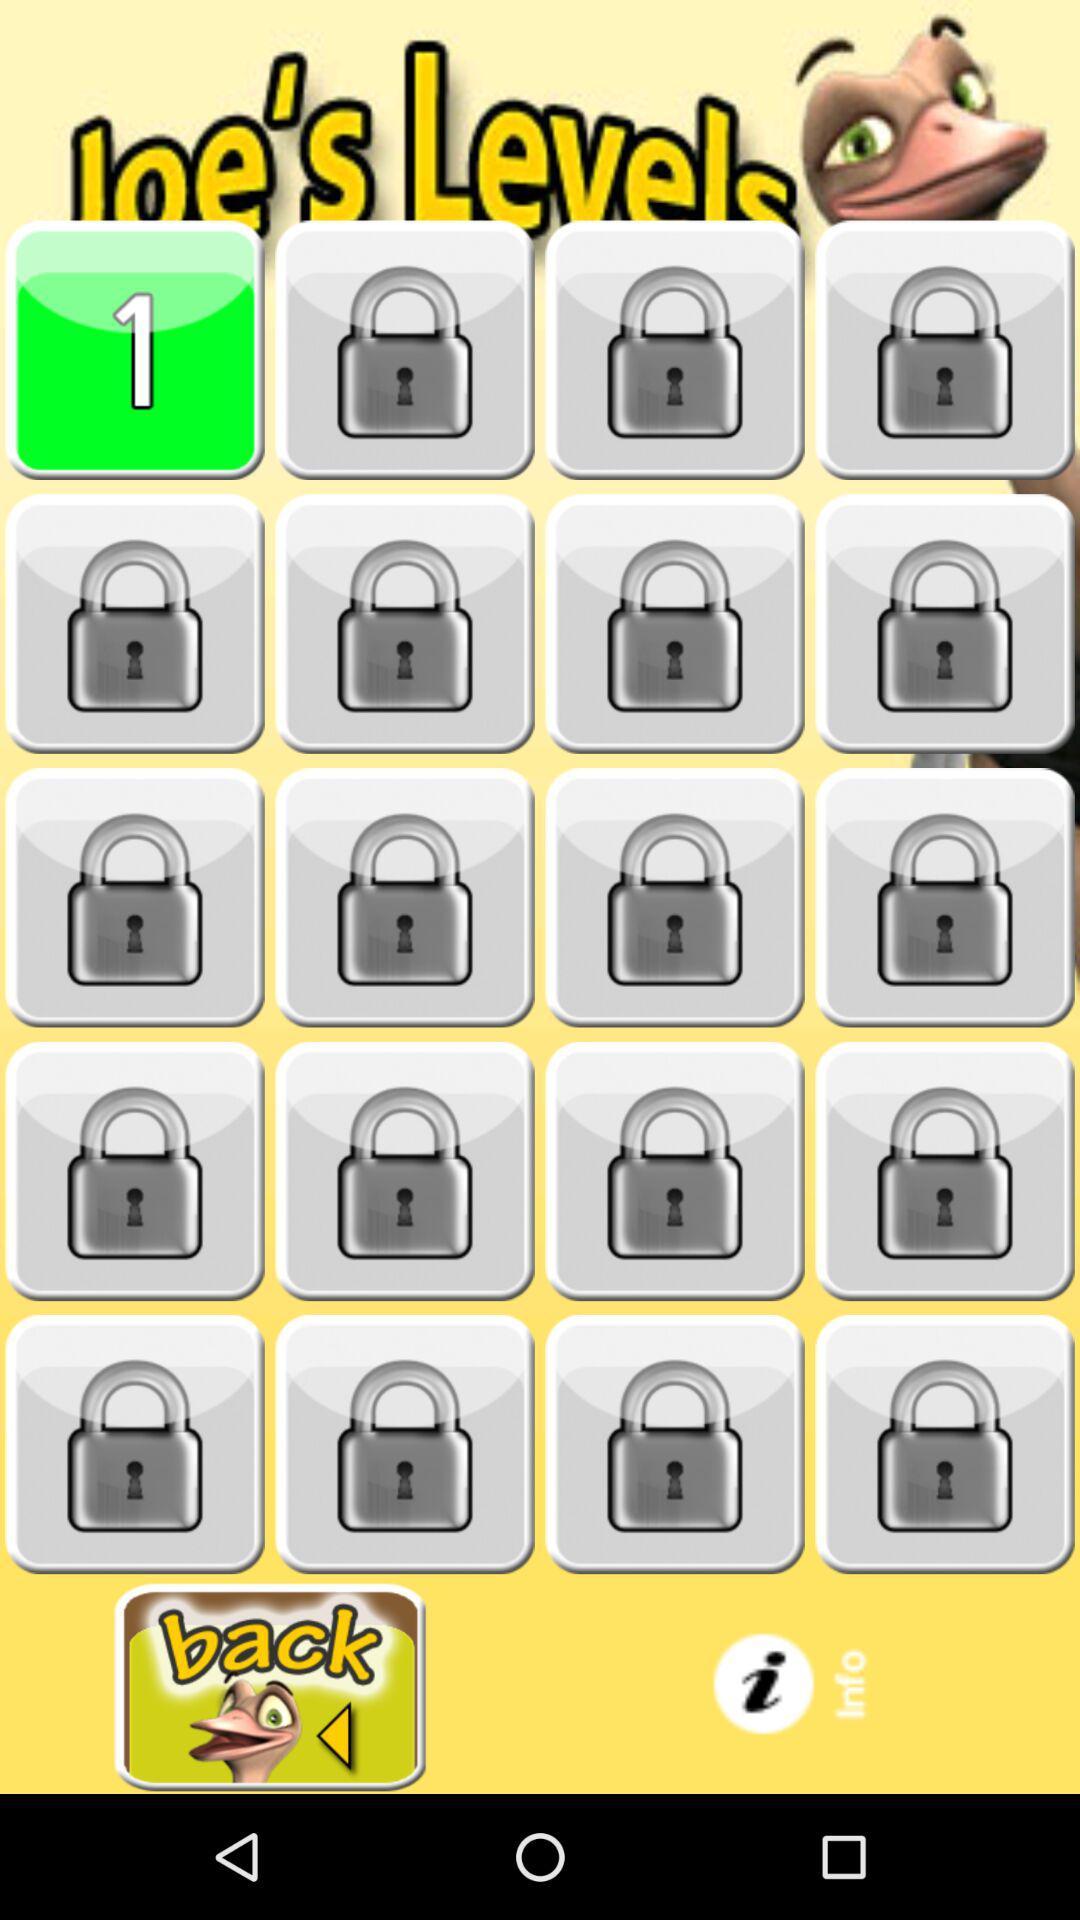 This screenshot has width=1080, height=1920. I want to click on this tile, so click(135, 350).